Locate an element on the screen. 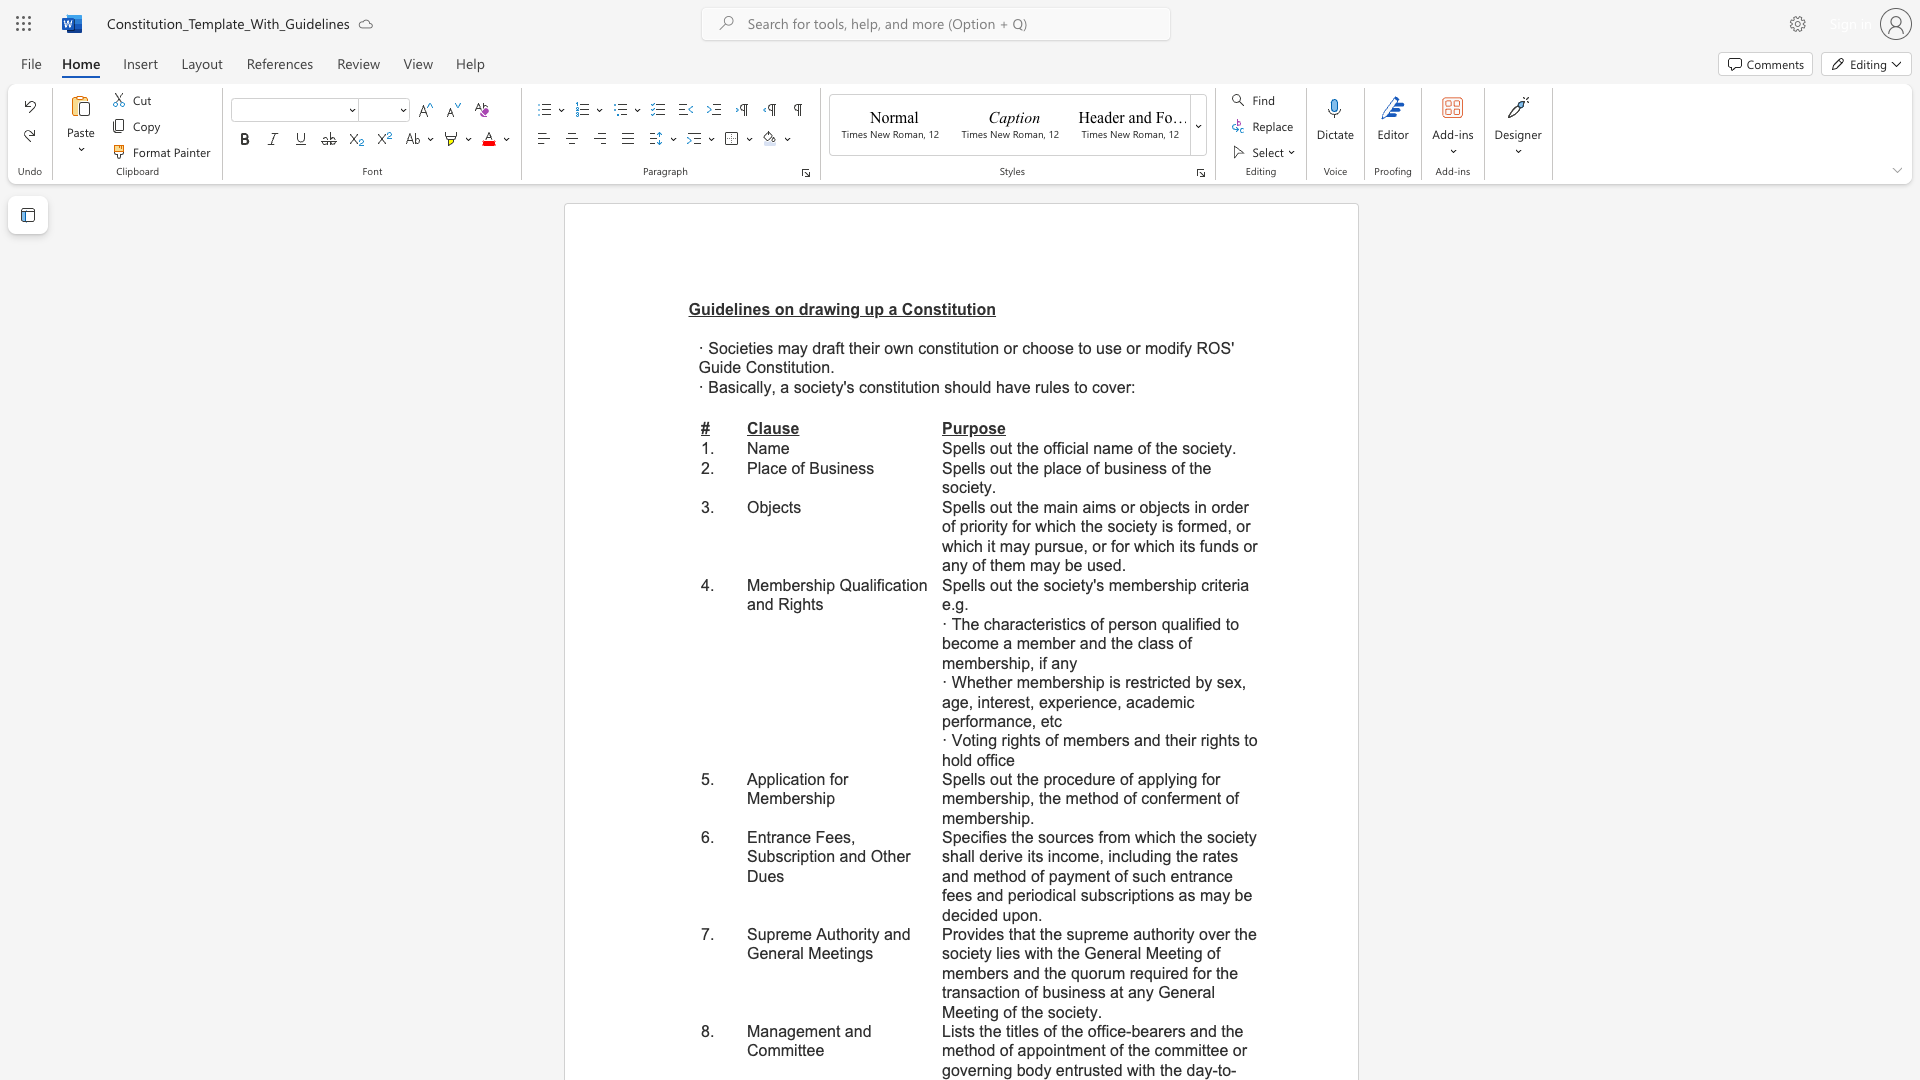 The width and height of the screenshot is (1920, 1080). the 2th character "d" in the text is located at coordinates (1222, 525).